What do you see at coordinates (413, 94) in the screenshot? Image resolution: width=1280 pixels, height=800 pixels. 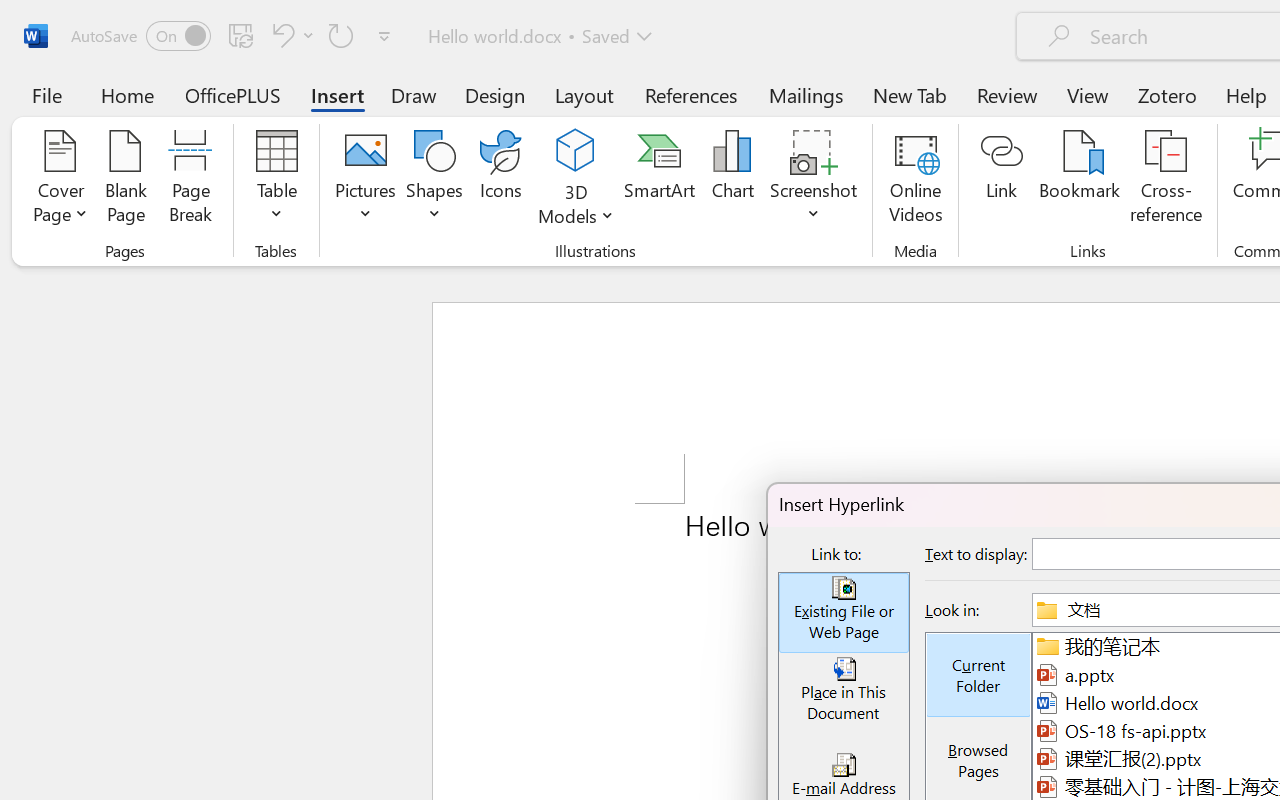 I see `'Draw'` at bounding box center [413, 94].